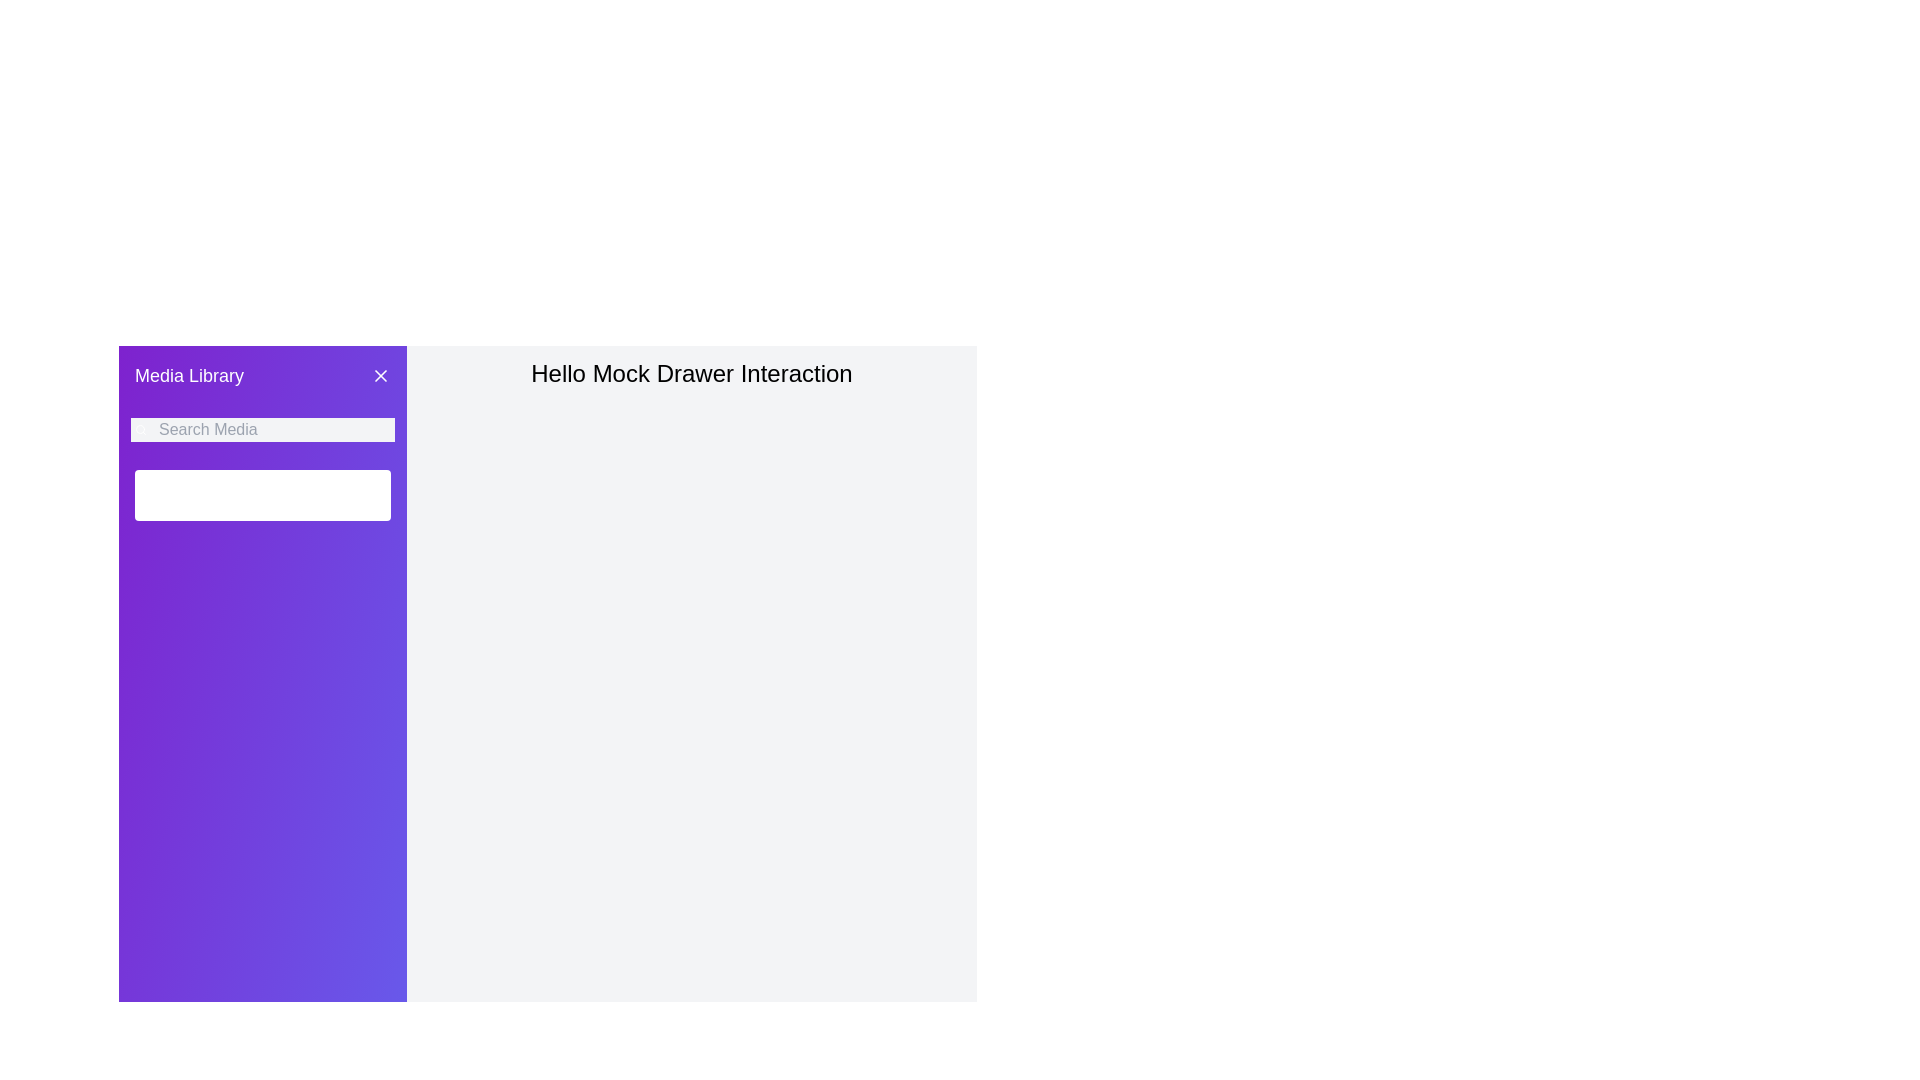 Image resolution: width=1920 pixels, height=1080 pixels. What do you see at coordinates (380, 375) in the screenshot?
I see `the close button located in the top-right corner of the purple header section labeled 'Media Library'` at bounding box center [380, 375].